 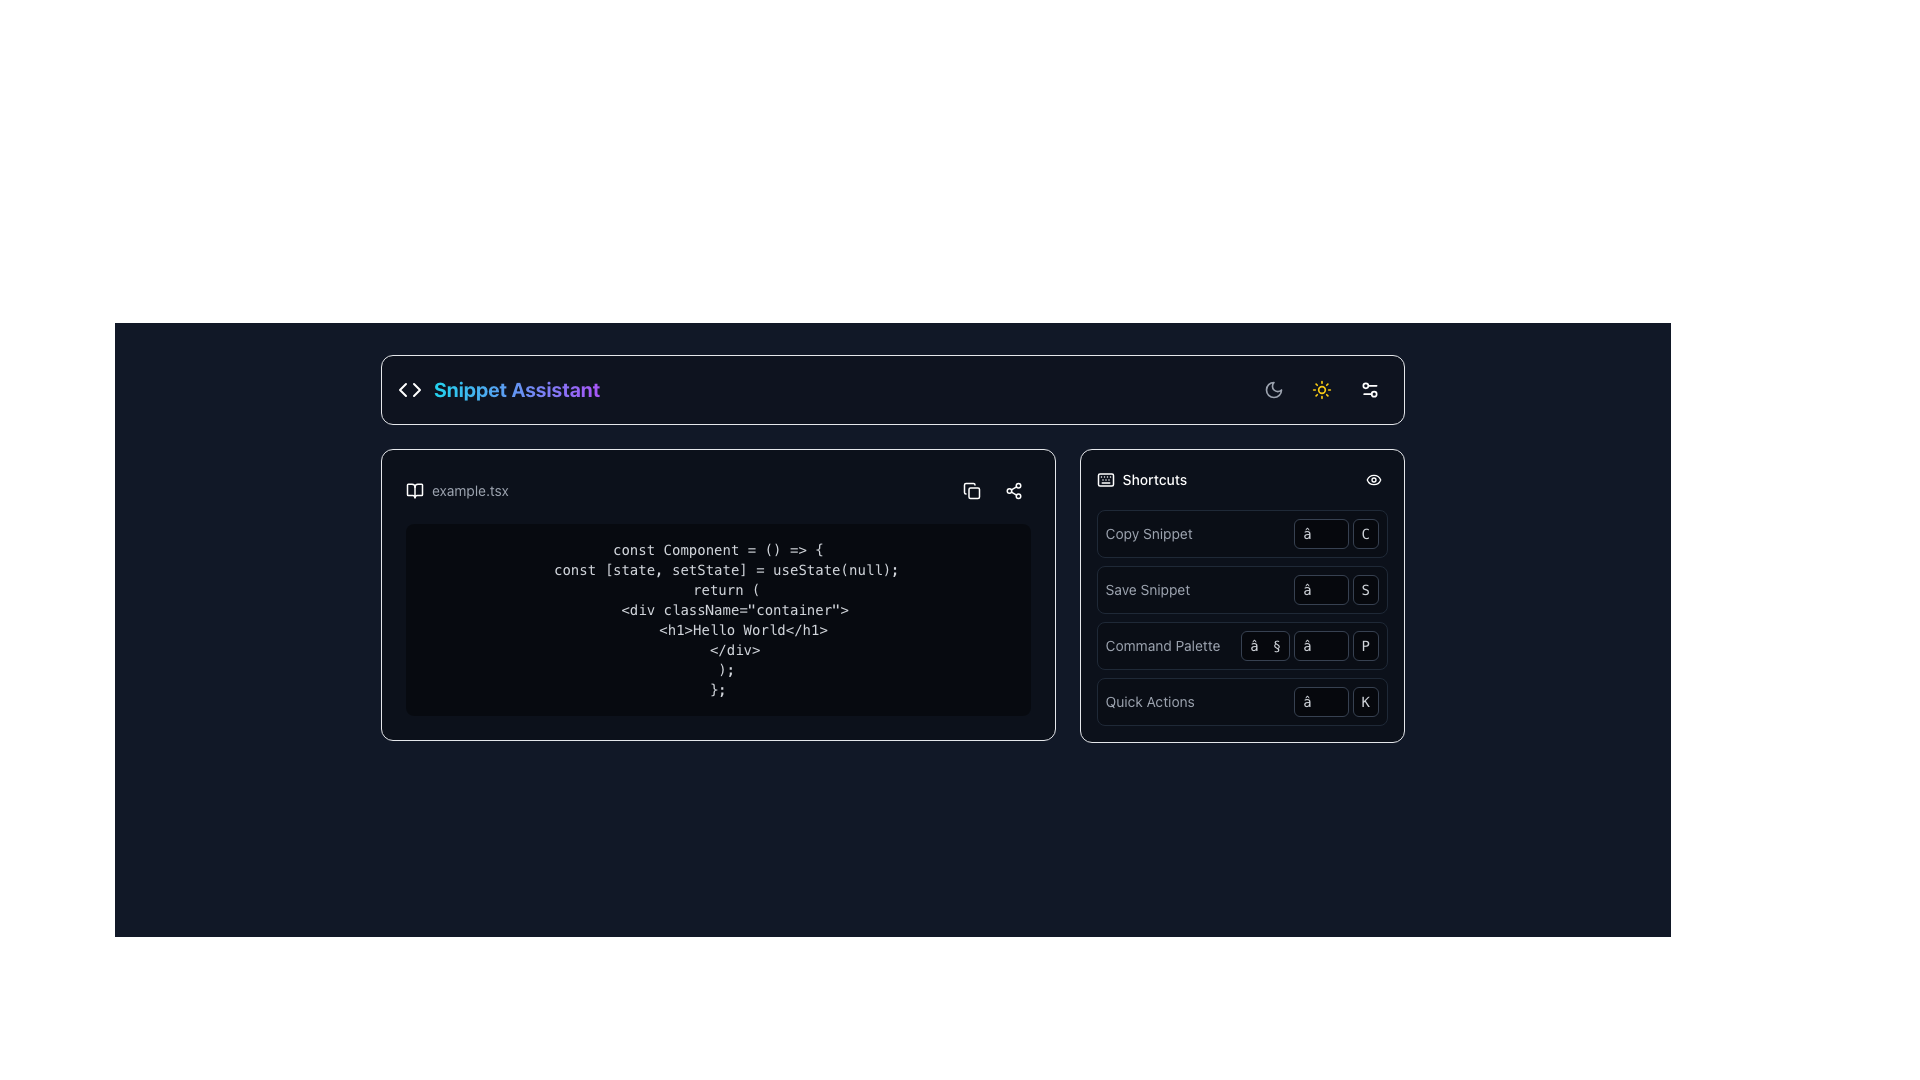 I want to click on the circular button with a moon icon, so click(x=1272, y=389).